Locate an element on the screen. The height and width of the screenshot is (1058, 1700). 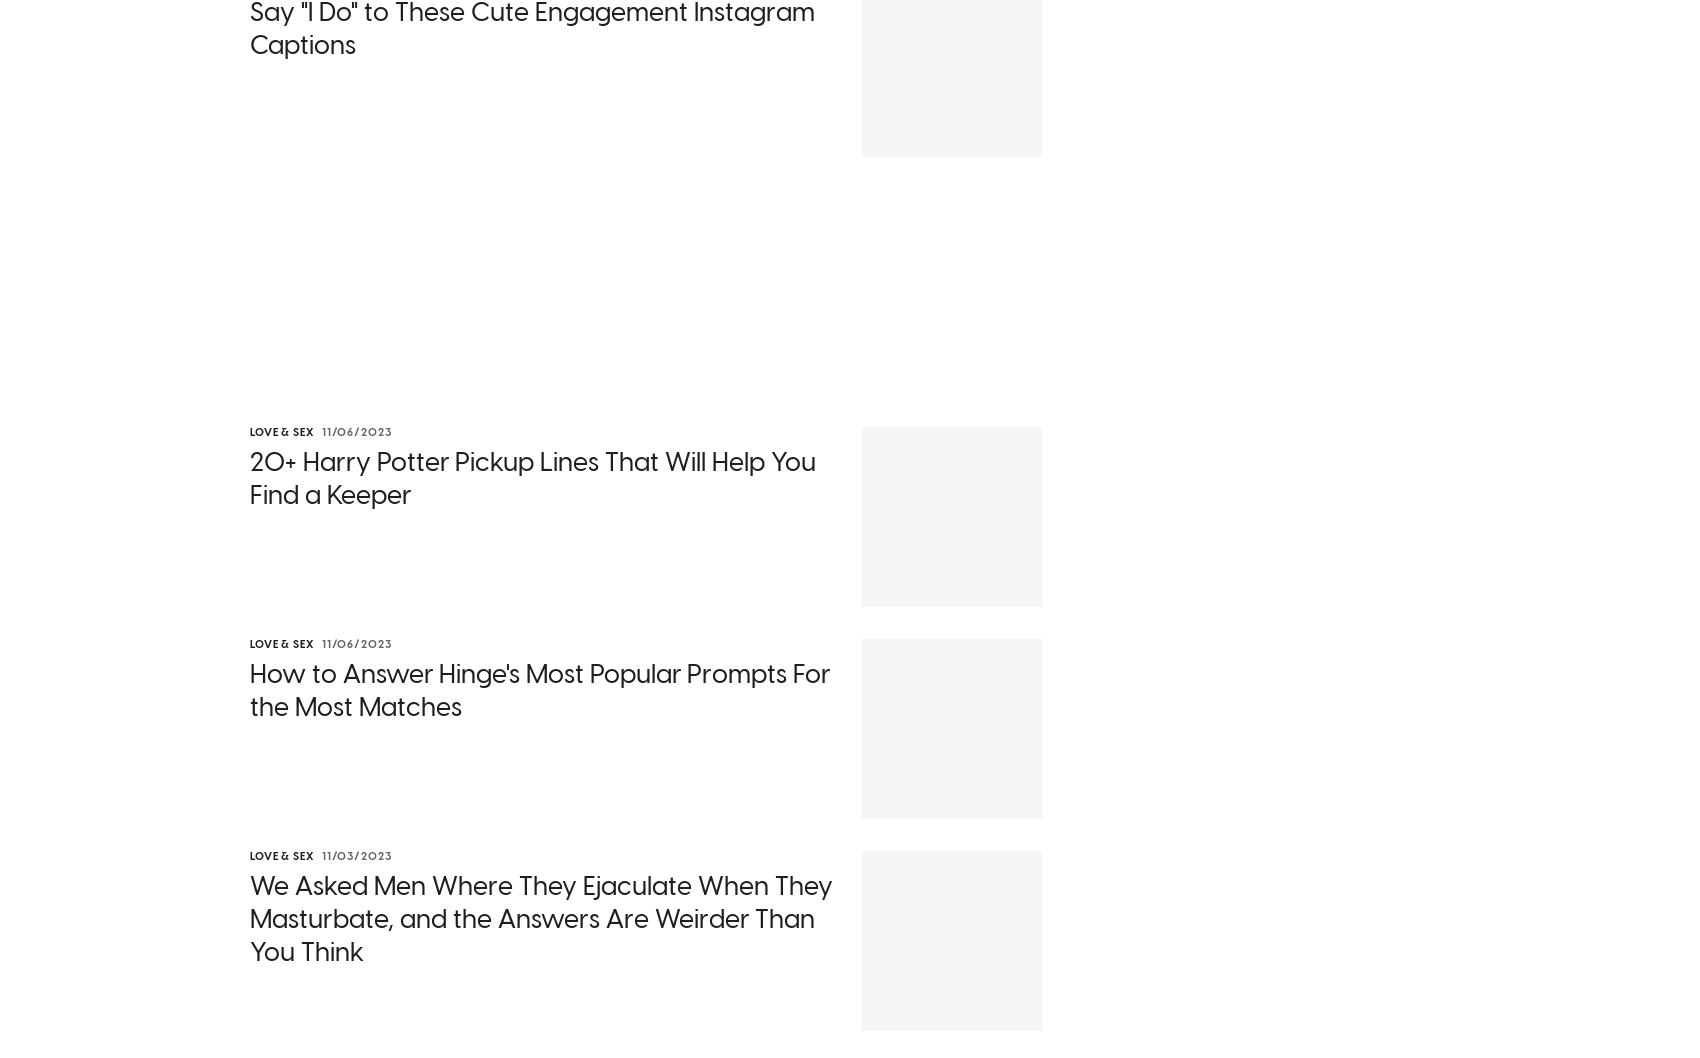
'low-income families or families in which the primary parent is in school. Usually, children qualify to go to daycare centers that are also state or federally funded; however, even still, there can be long waiting lists in some areas, and subsidies don't always cover the total cost of childcare.' is located at coordinates (633, 782).